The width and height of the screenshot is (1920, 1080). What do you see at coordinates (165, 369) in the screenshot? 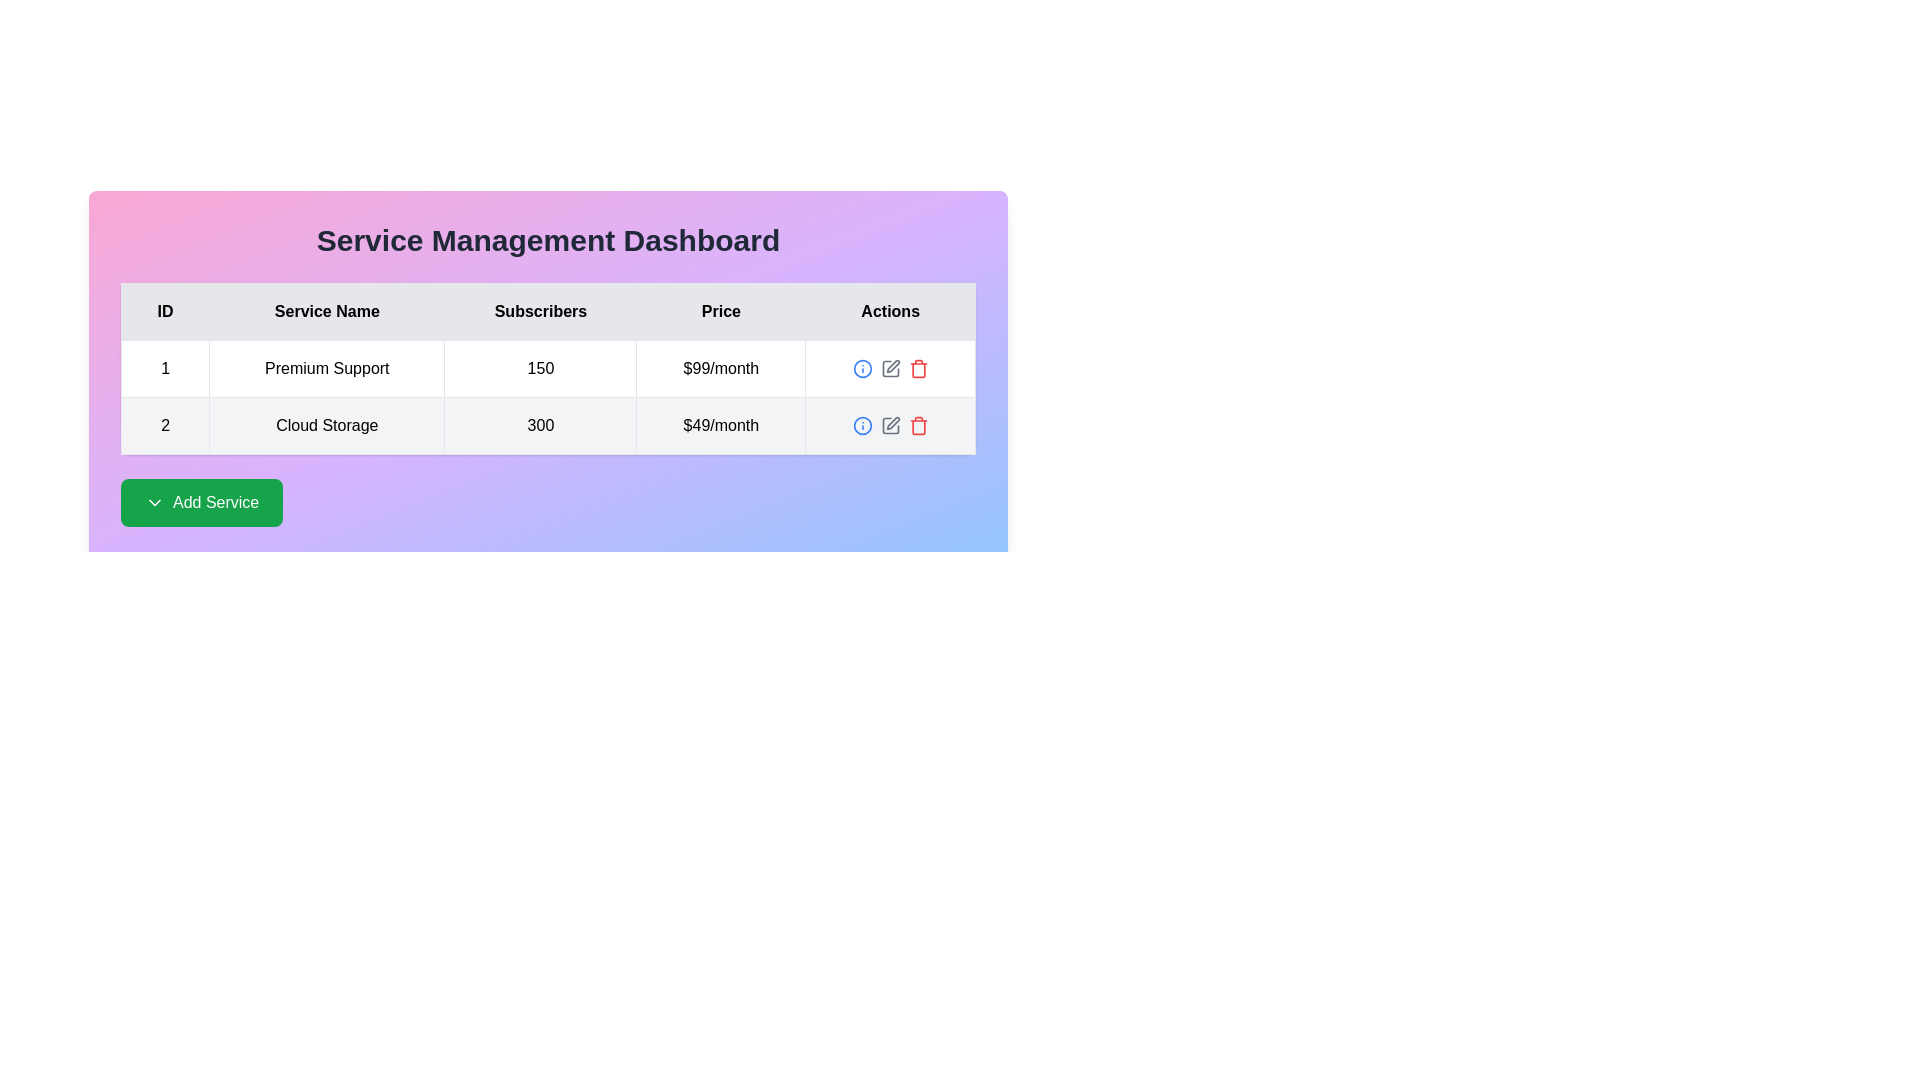
I see `the text cell that represents the unique identifier for the first entry in the table under the 'ID' column` at bounding box center [165, 369].